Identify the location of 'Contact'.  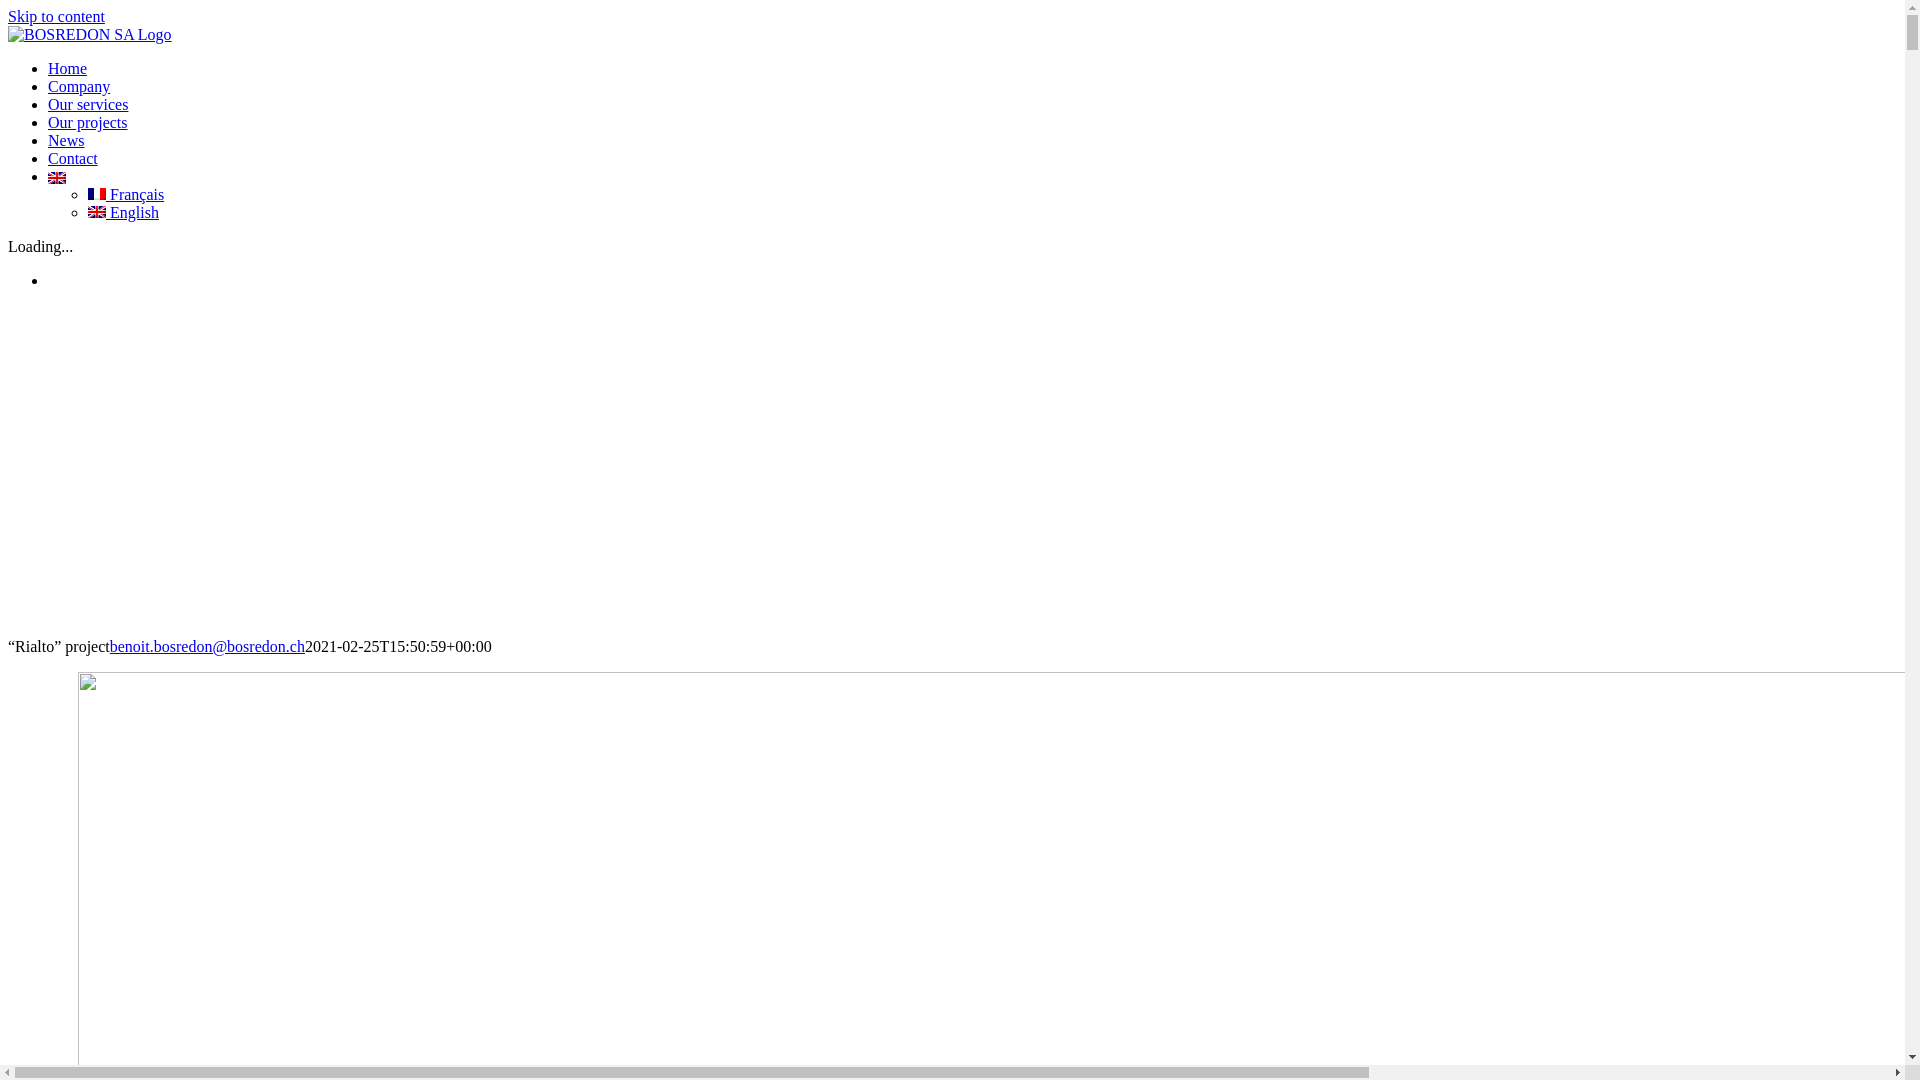
(72, 157).